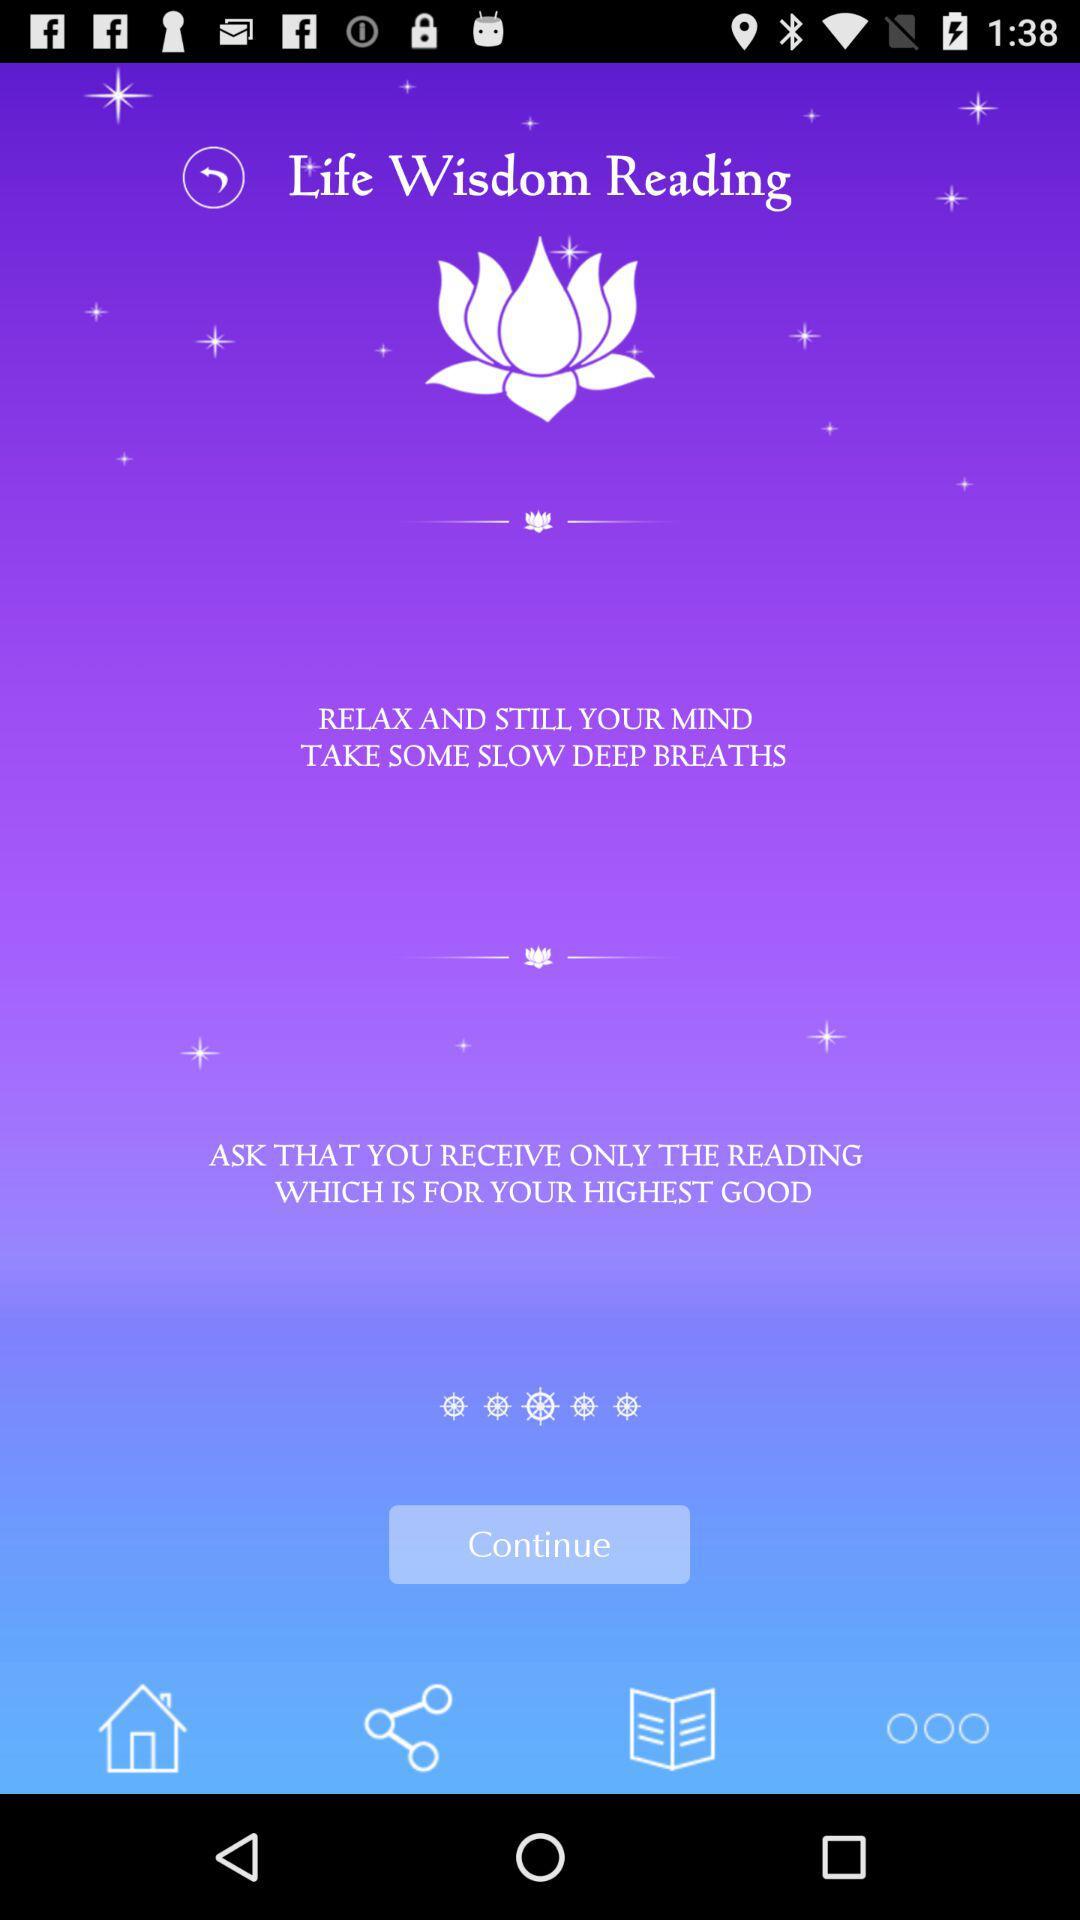 The height and width of the screenshot is (1920, 1080). Describe the element at coordinates (937, 1727) in the screenshot. I see `open options menu` at that location.